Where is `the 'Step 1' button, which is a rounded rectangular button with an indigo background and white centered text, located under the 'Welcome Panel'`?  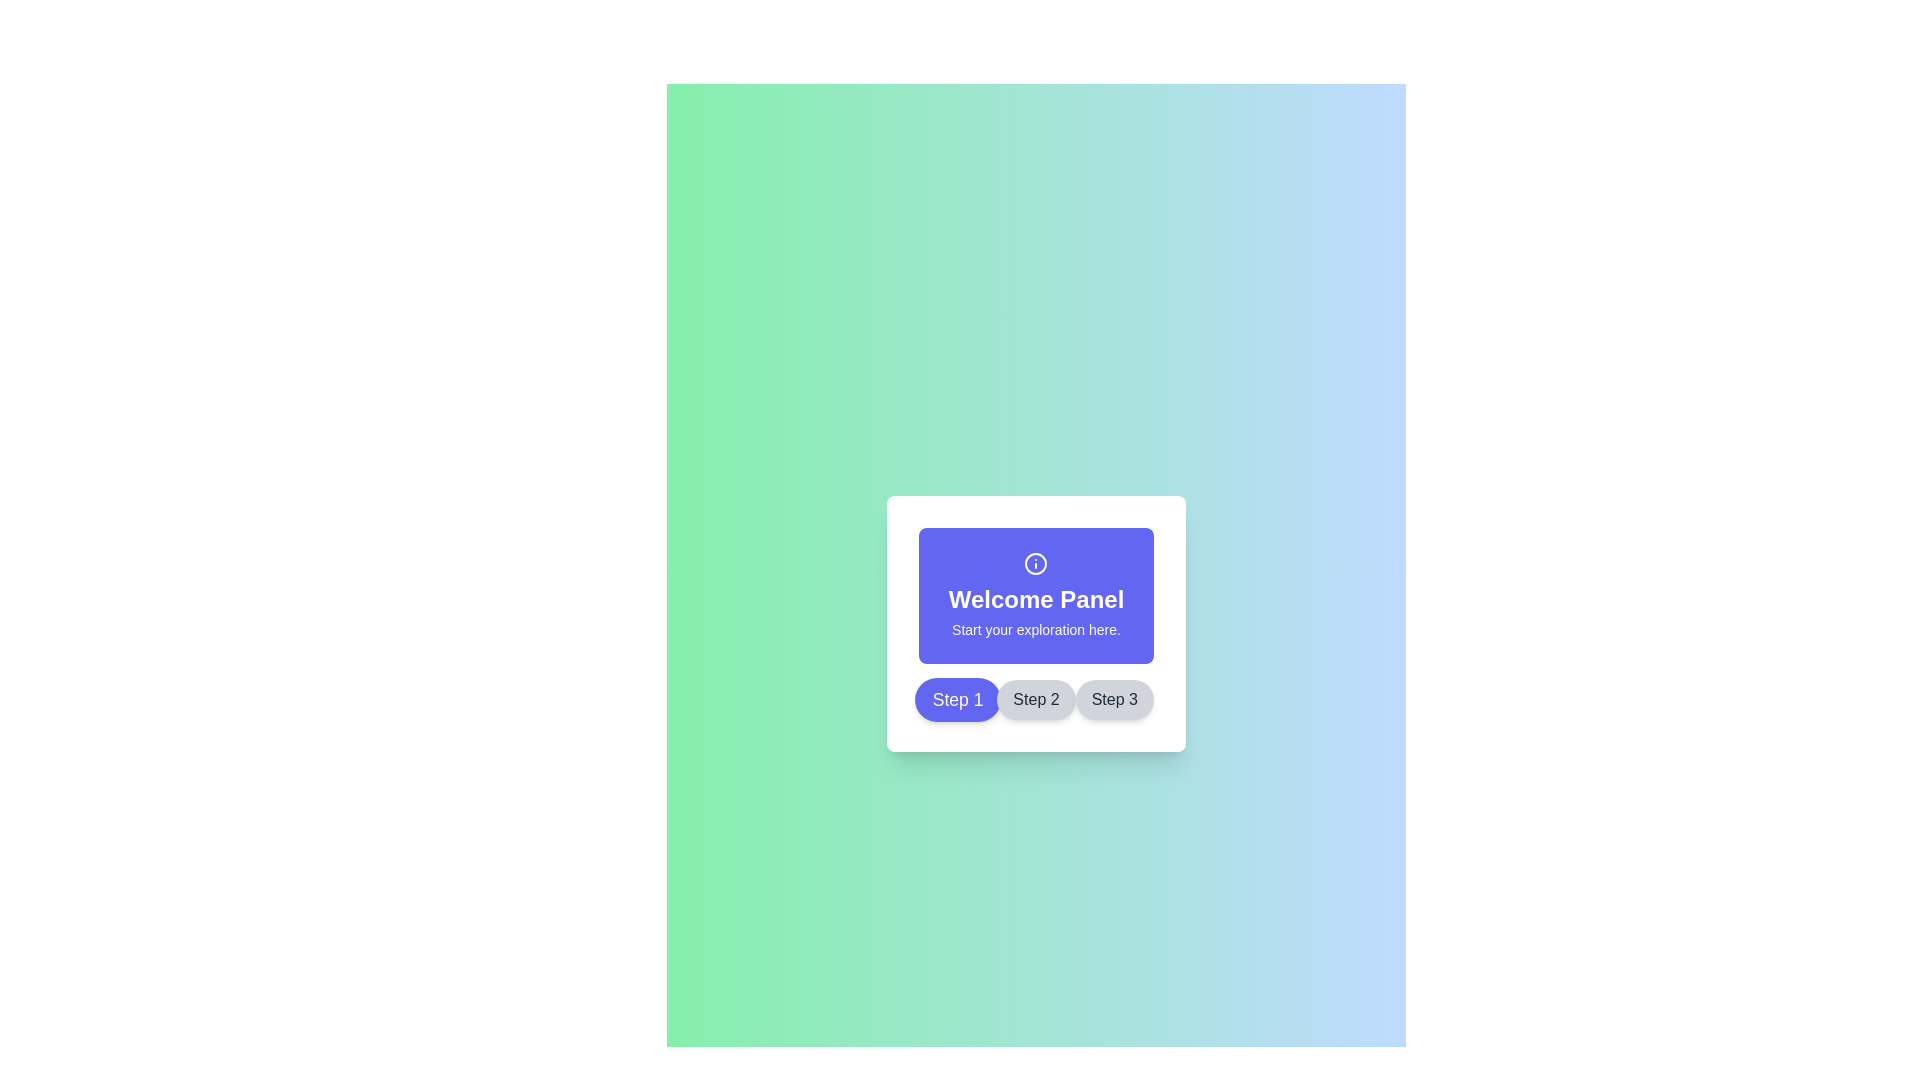
the 'Step 1' button, which is a rounded rectangular button with an indigo background and white centered text, located under the 'Welcome Panel' is located at coordinates (957, 698).